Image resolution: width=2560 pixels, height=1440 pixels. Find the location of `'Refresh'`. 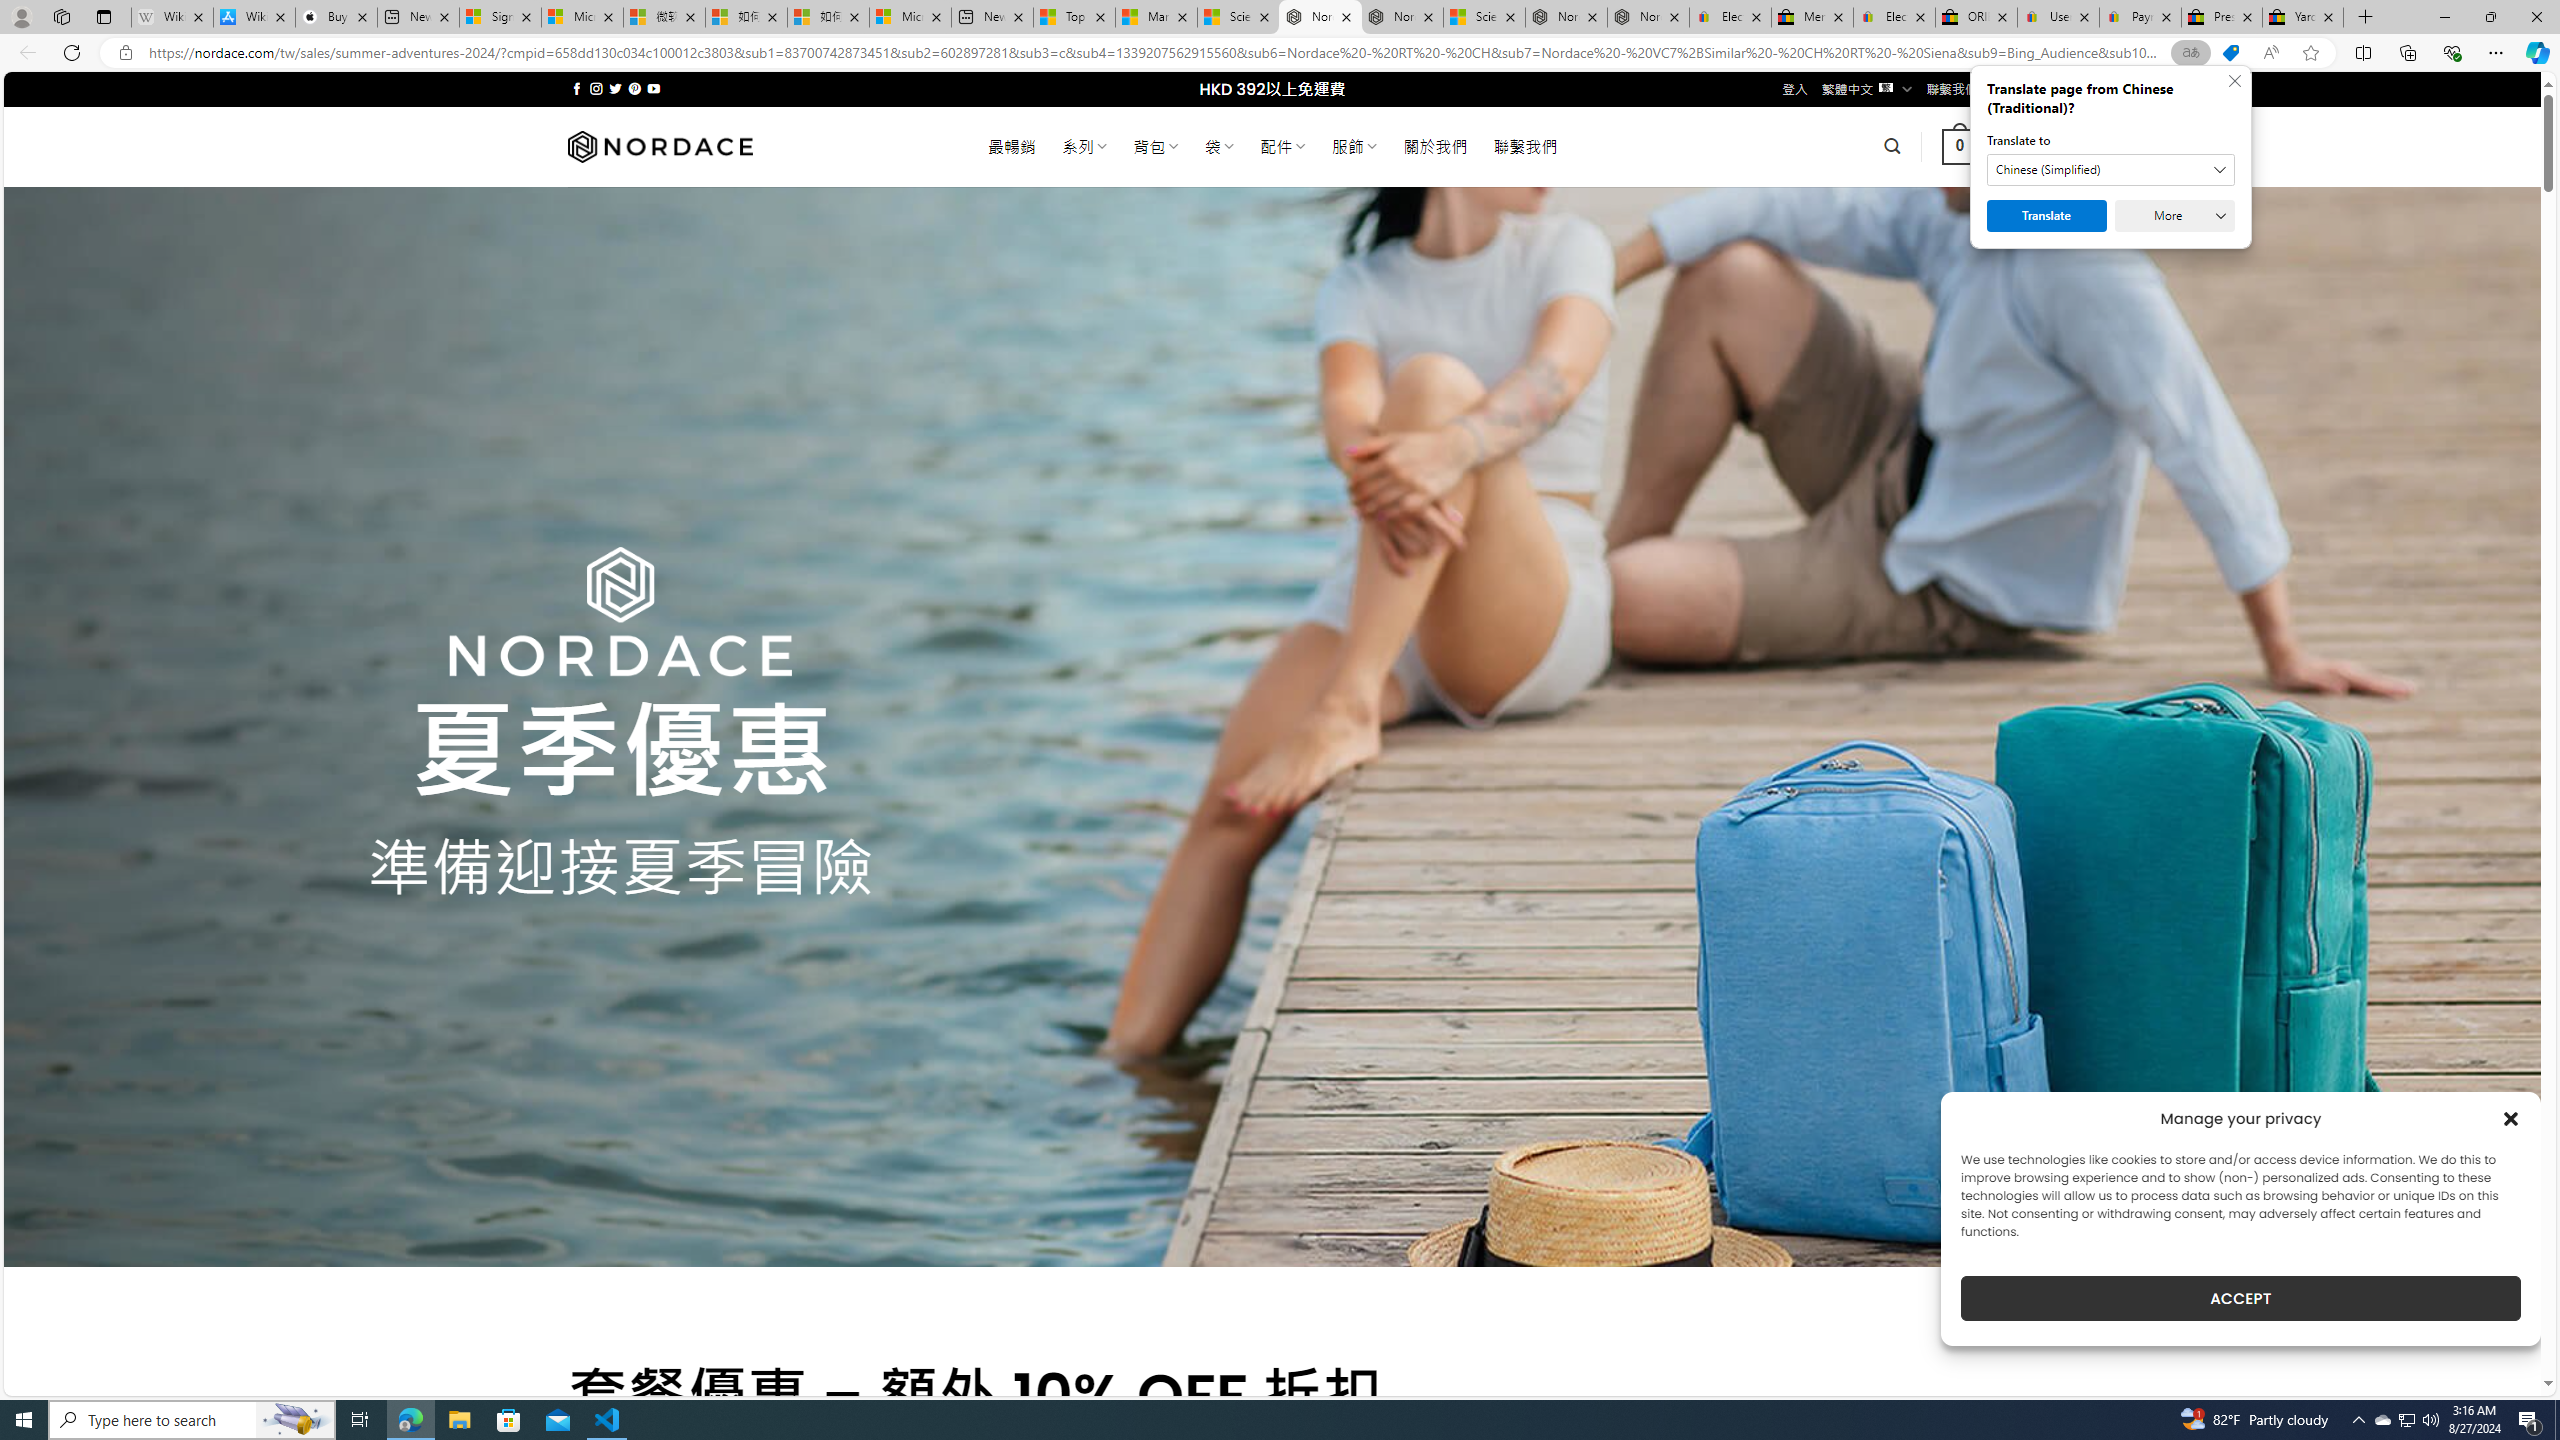

'Refresh' is located at coordinates (70, 51).